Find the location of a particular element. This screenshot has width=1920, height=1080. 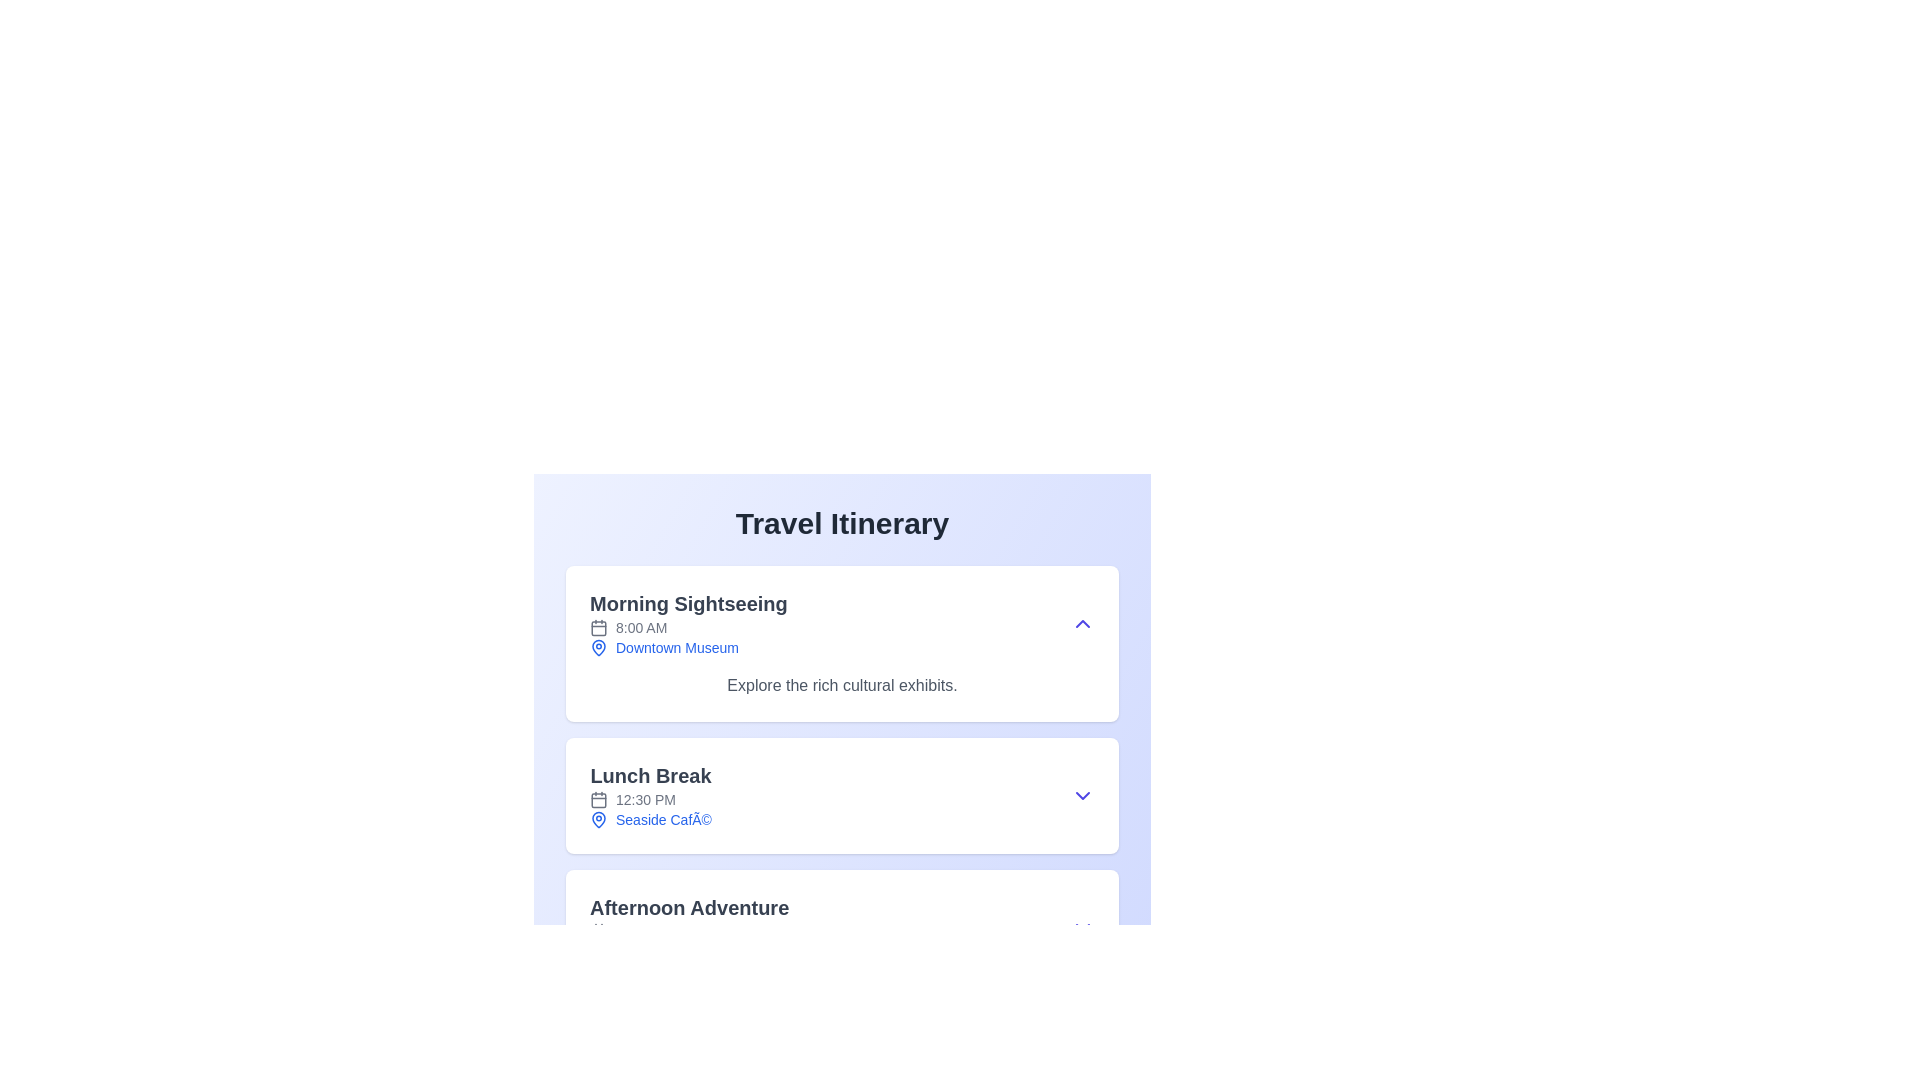

the 'Lunch Break' static text label, which is prominently displayed in bold, extra-large dark gray font at the top of the Lunch Break section is located at coordinates (650, 774).